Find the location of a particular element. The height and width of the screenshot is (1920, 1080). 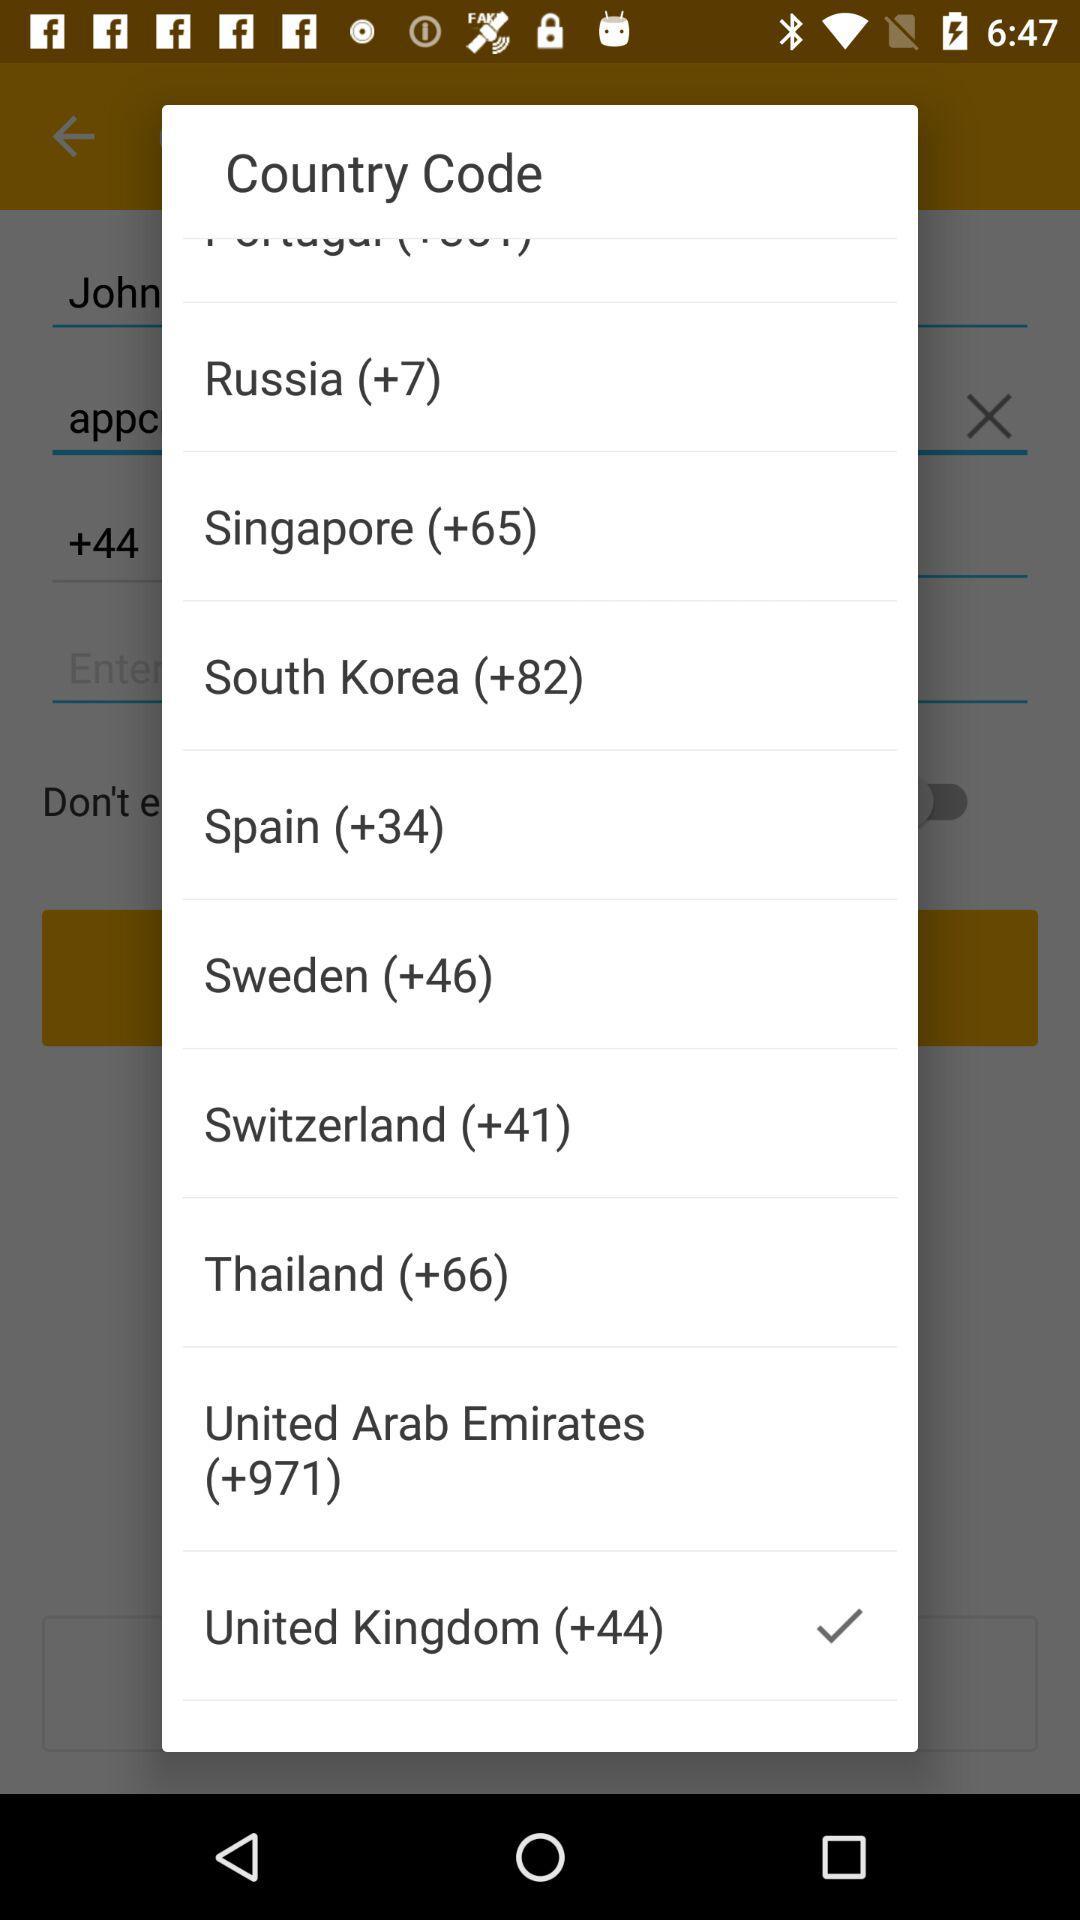

the switzerland (+41) is located at coordinates (482, 1123).